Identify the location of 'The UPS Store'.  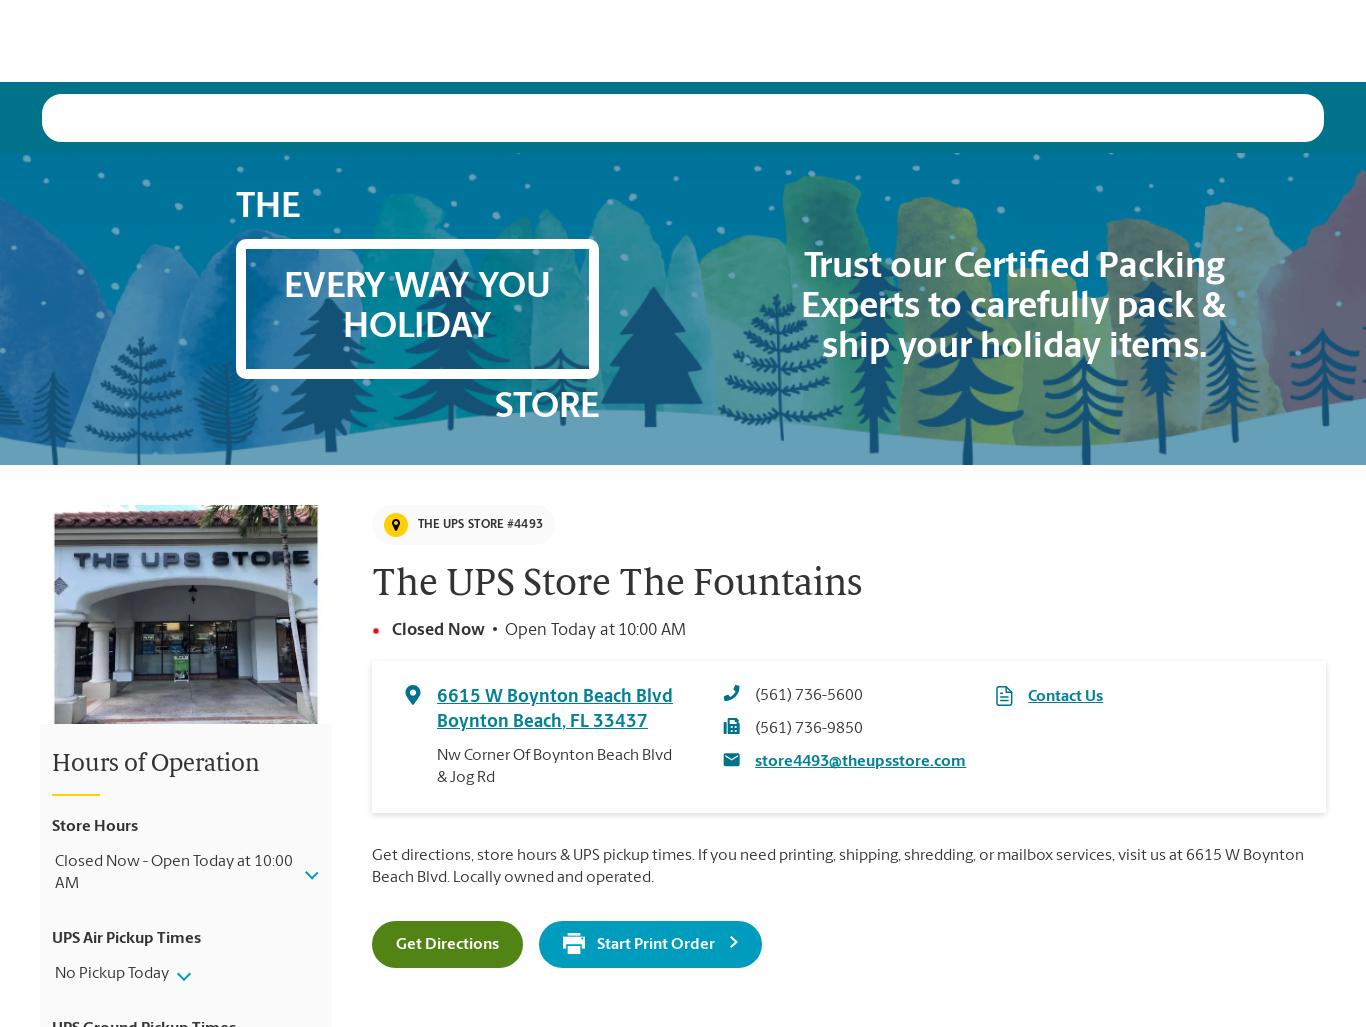
(80, 875).